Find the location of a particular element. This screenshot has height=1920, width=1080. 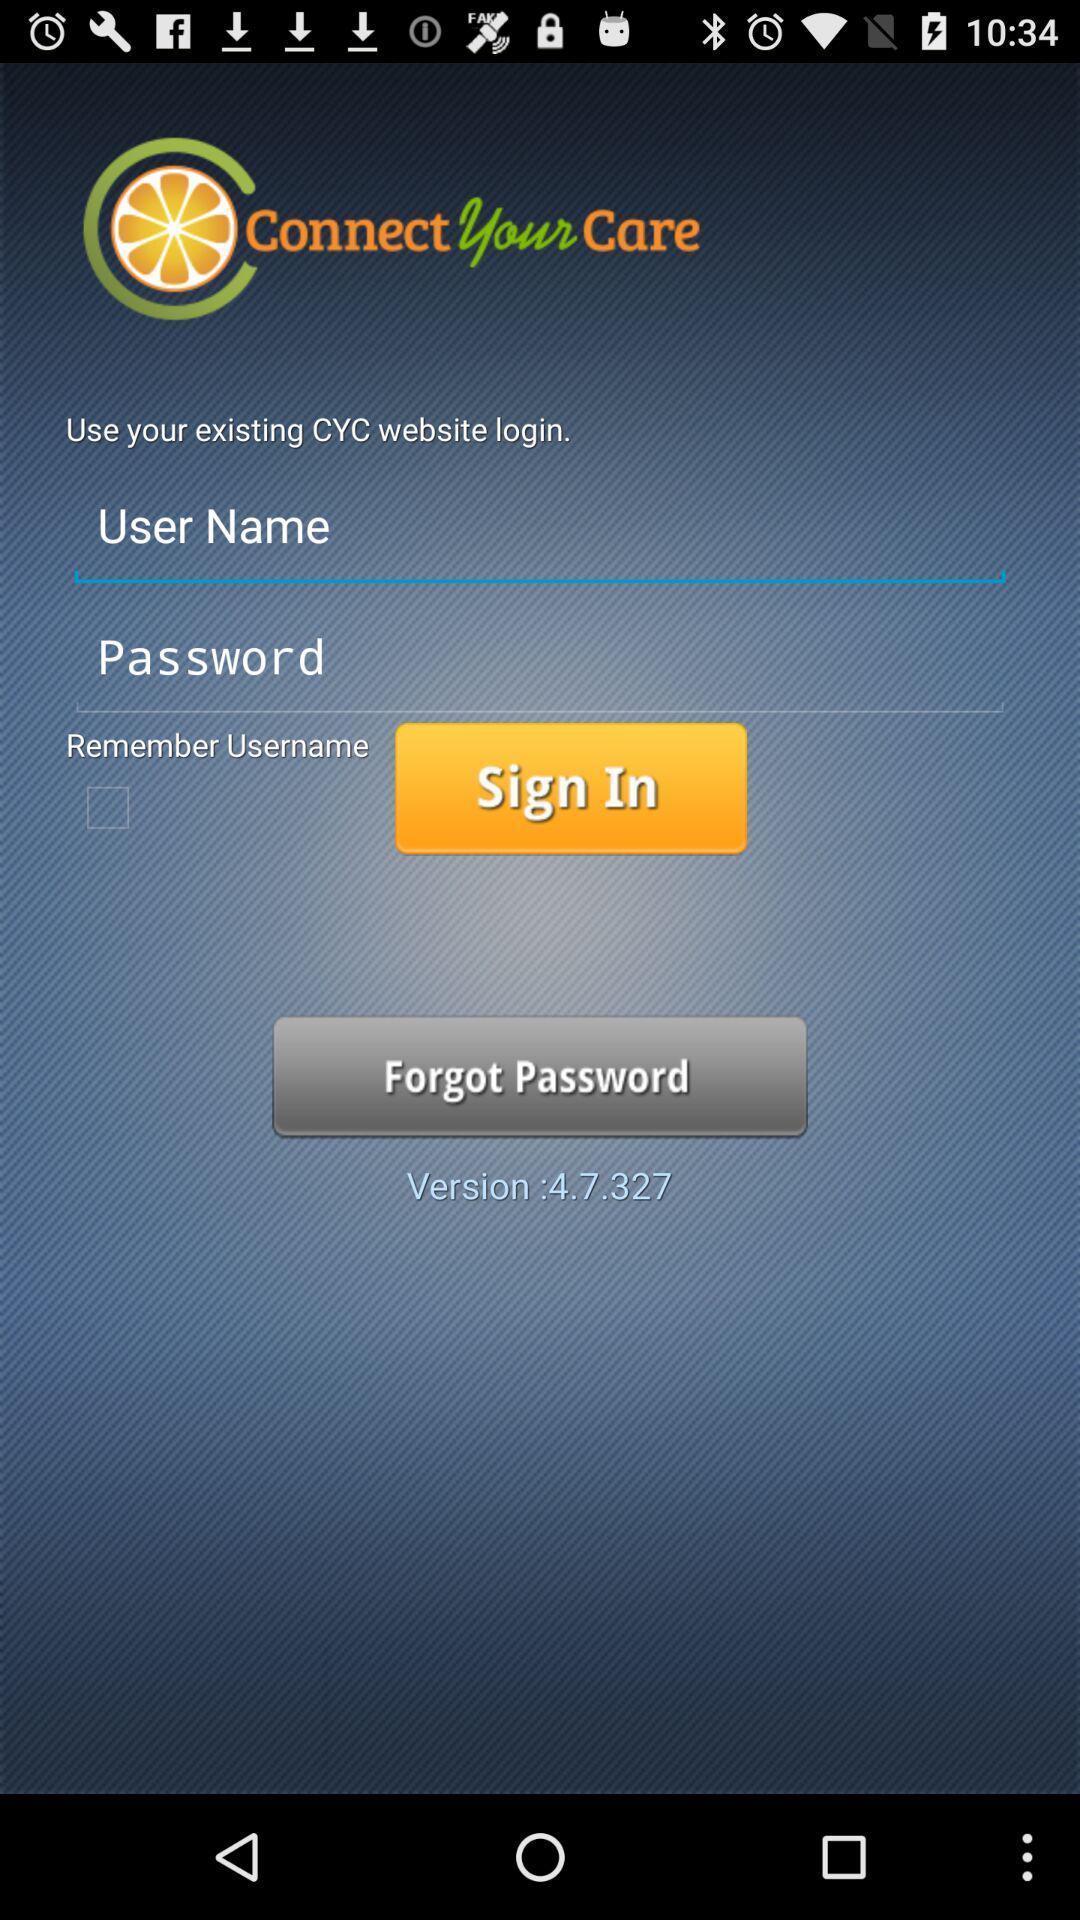

the user name is located at coordinates (540, 526).